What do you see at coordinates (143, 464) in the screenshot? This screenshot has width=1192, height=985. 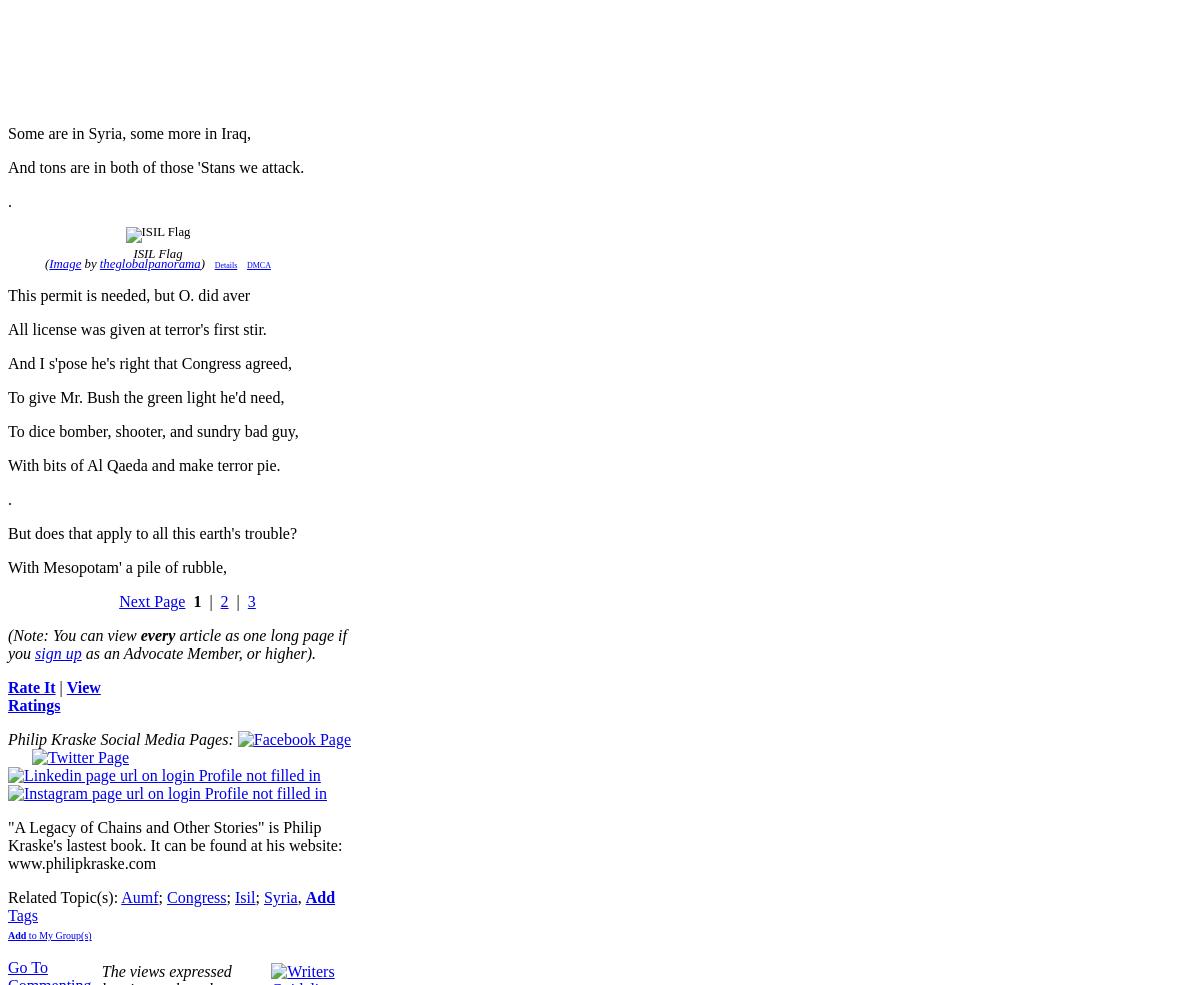 I see `'With bits of Al Qaeda and make terror pie.'` at bounding box center [143, 464].